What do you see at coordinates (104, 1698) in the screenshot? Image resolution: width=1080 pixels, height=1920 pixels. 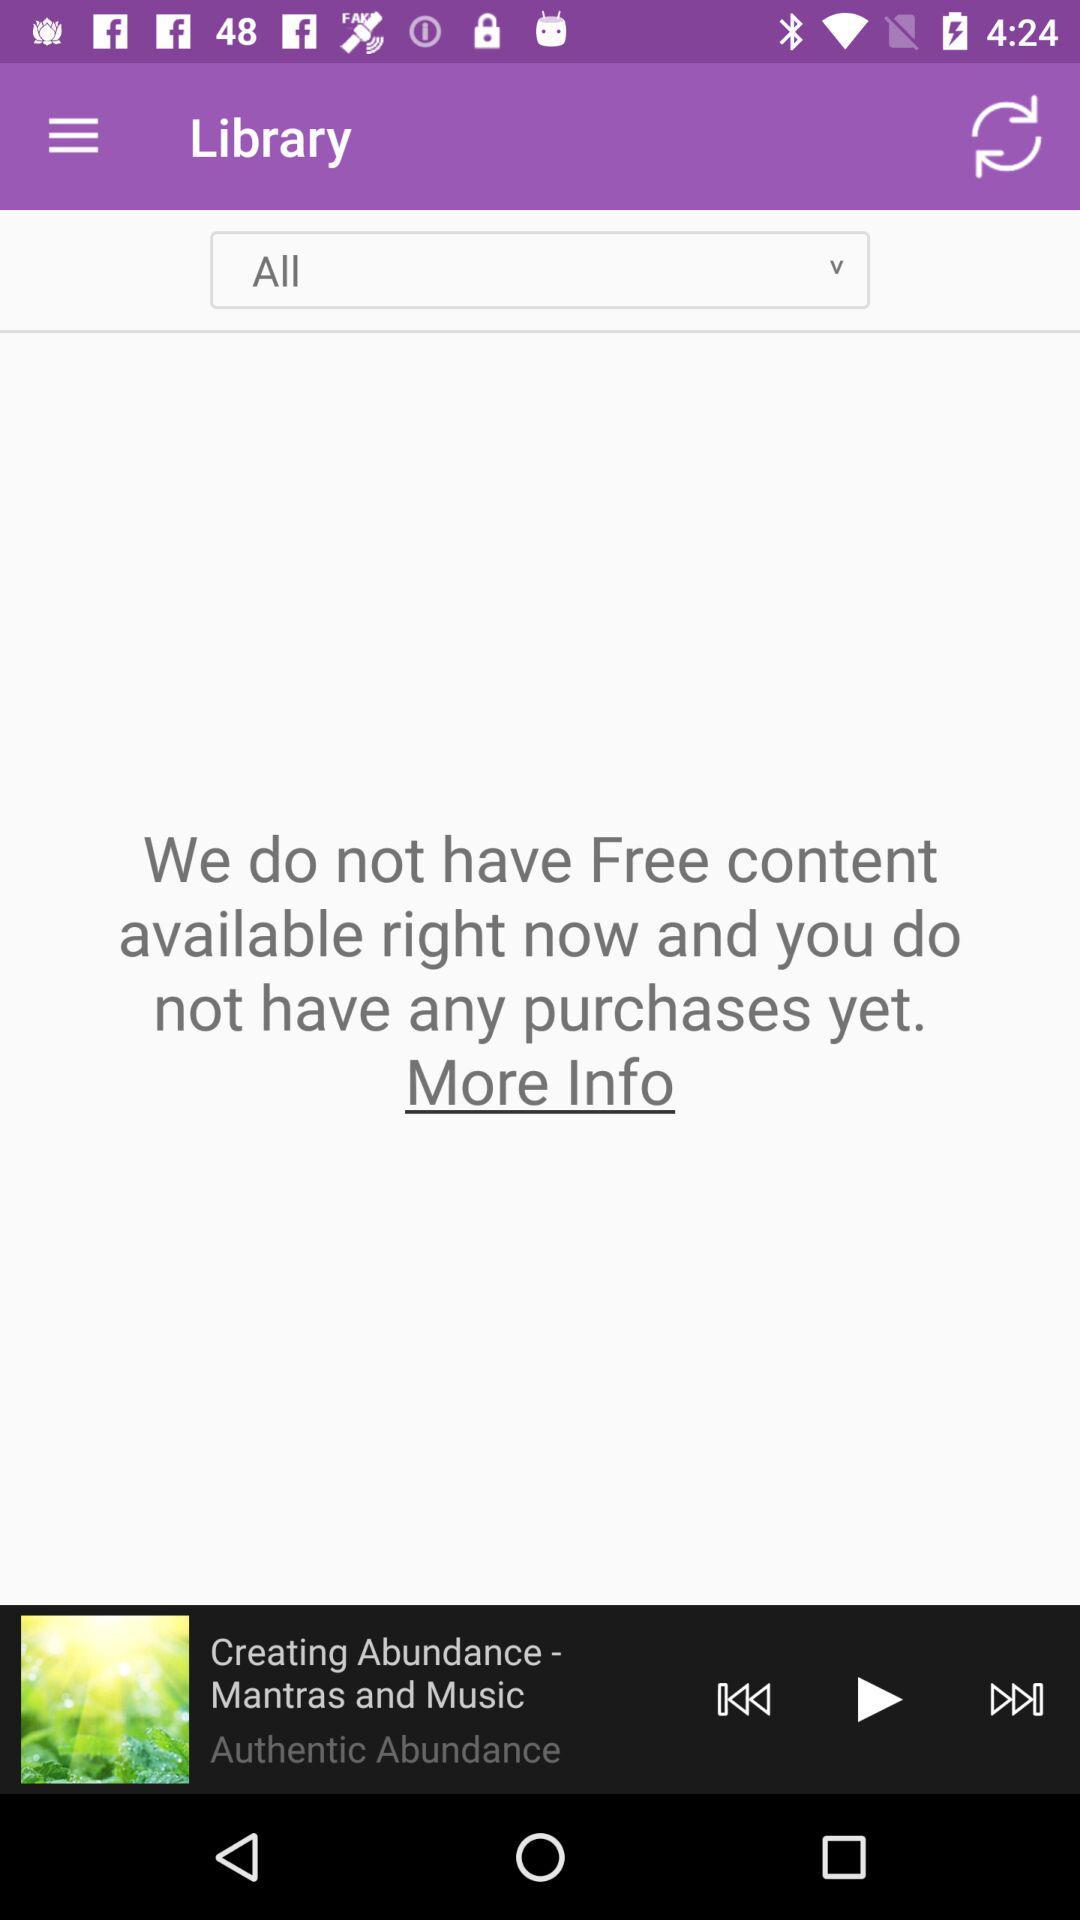 I see `maximize cover art` at bounding box center [104, 1698].